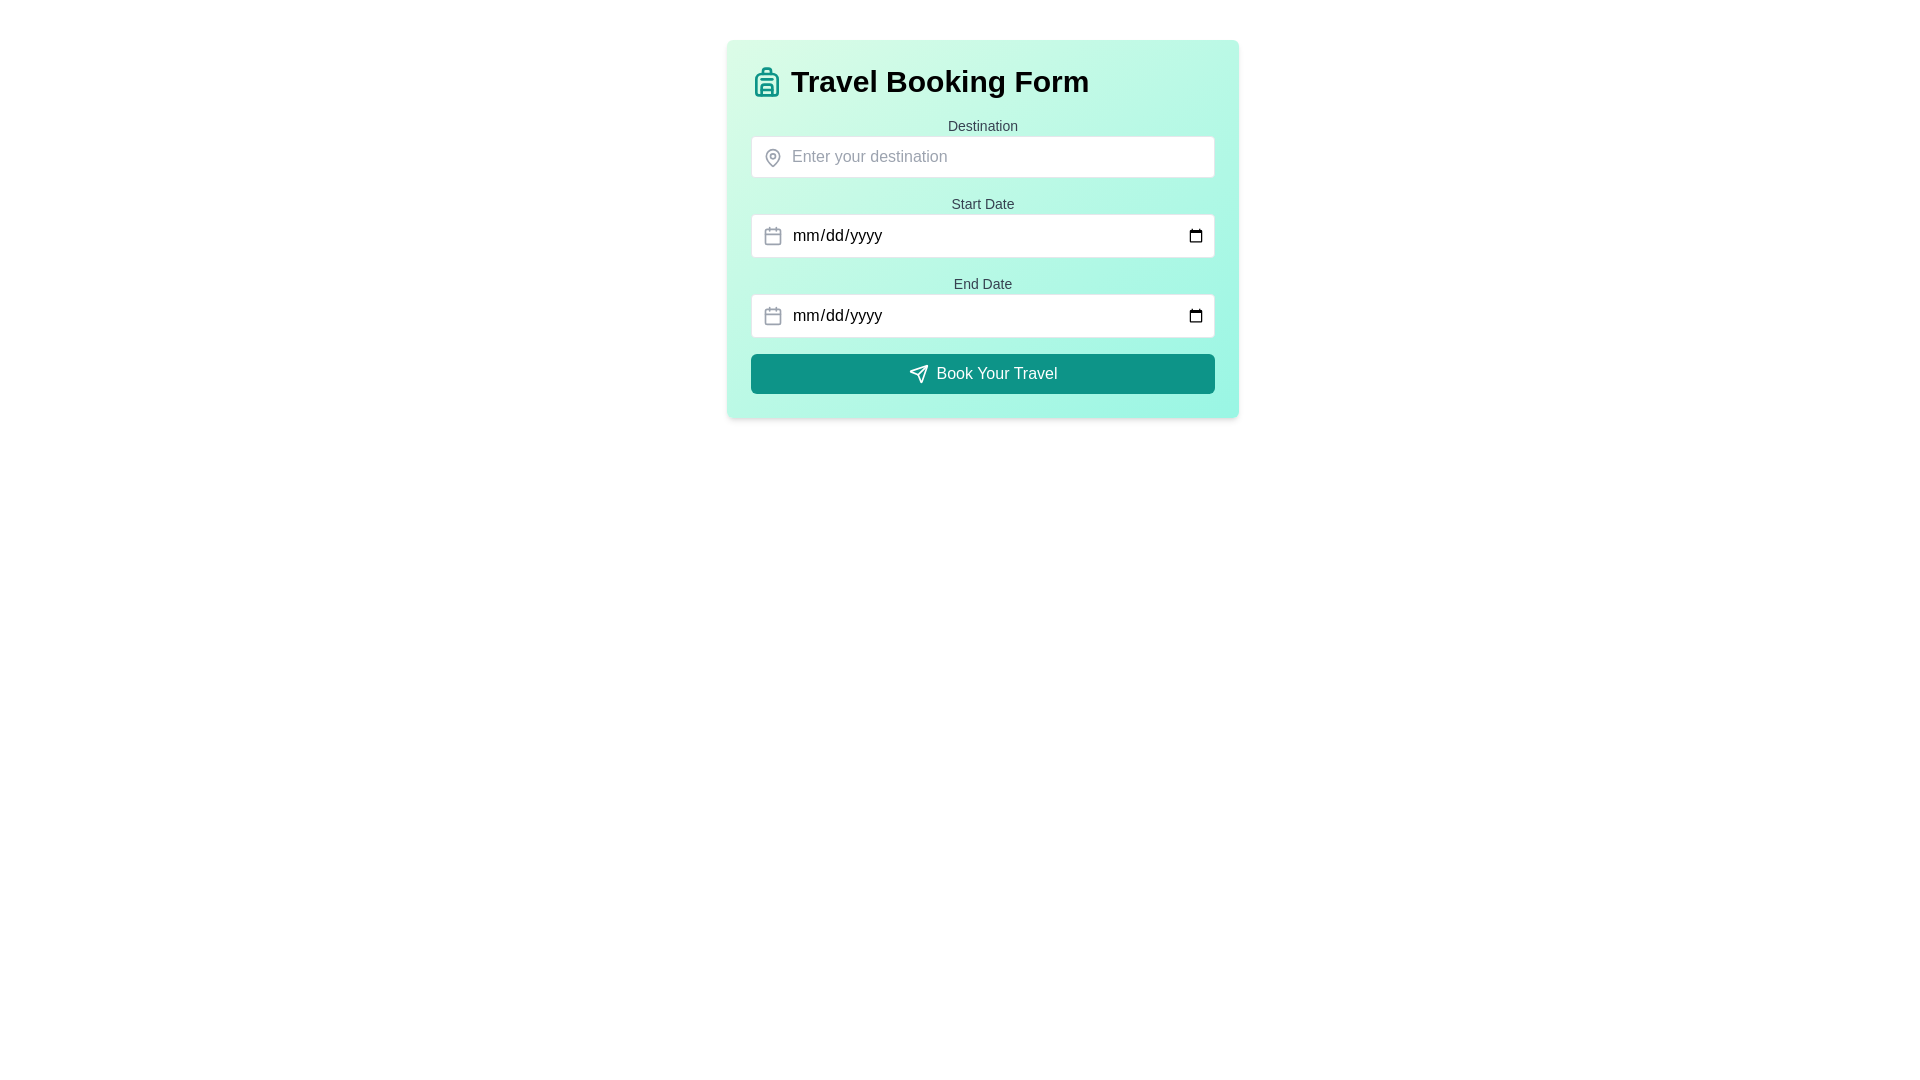  I want to click on text 'Travel Booking Form' from the Header element located at the top of the travel booking form, which includes a backpack icon to the left of the title, so click(983, 80).